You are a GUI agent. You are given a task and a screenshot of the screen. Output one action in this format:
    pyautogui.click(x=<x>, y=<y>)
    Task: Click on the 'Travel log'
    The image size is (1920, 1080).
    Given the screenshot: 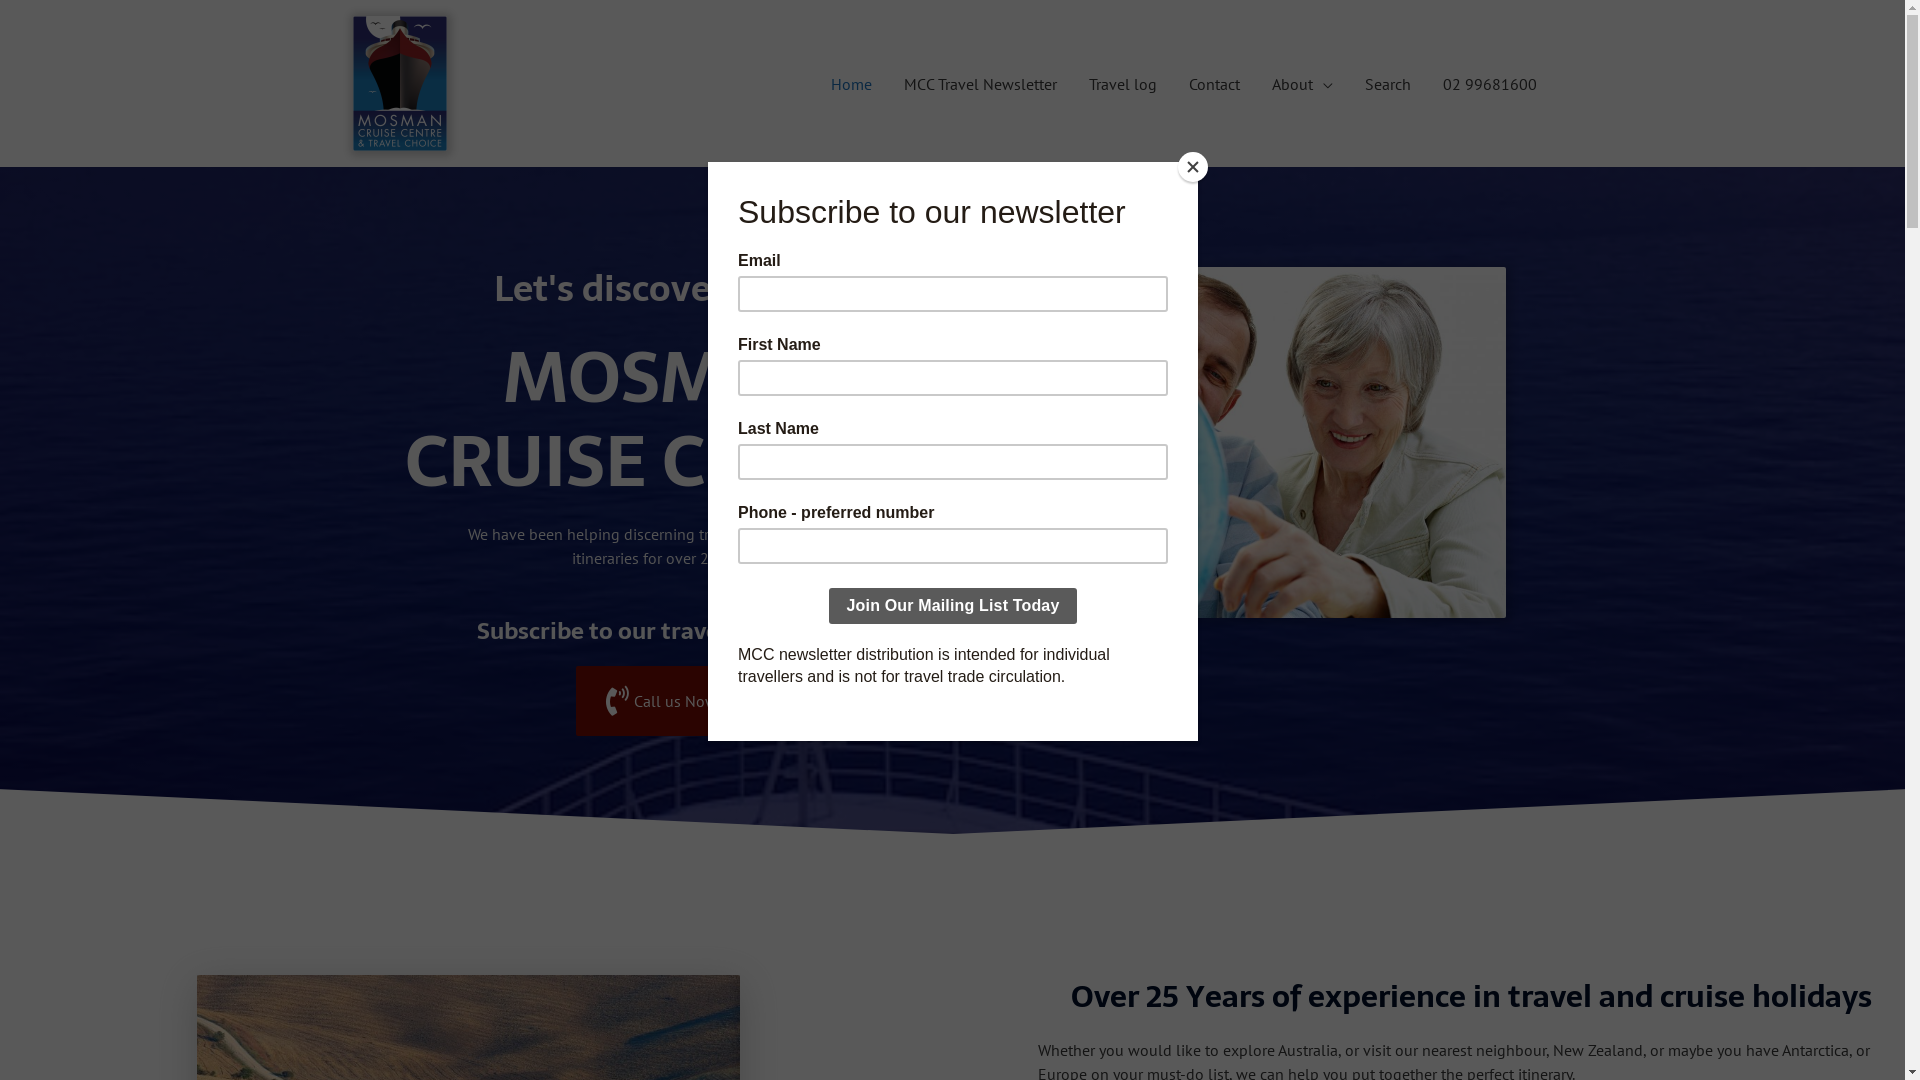 What is the action you would take?
    pyautogui.click(x=1122, y=82)
    